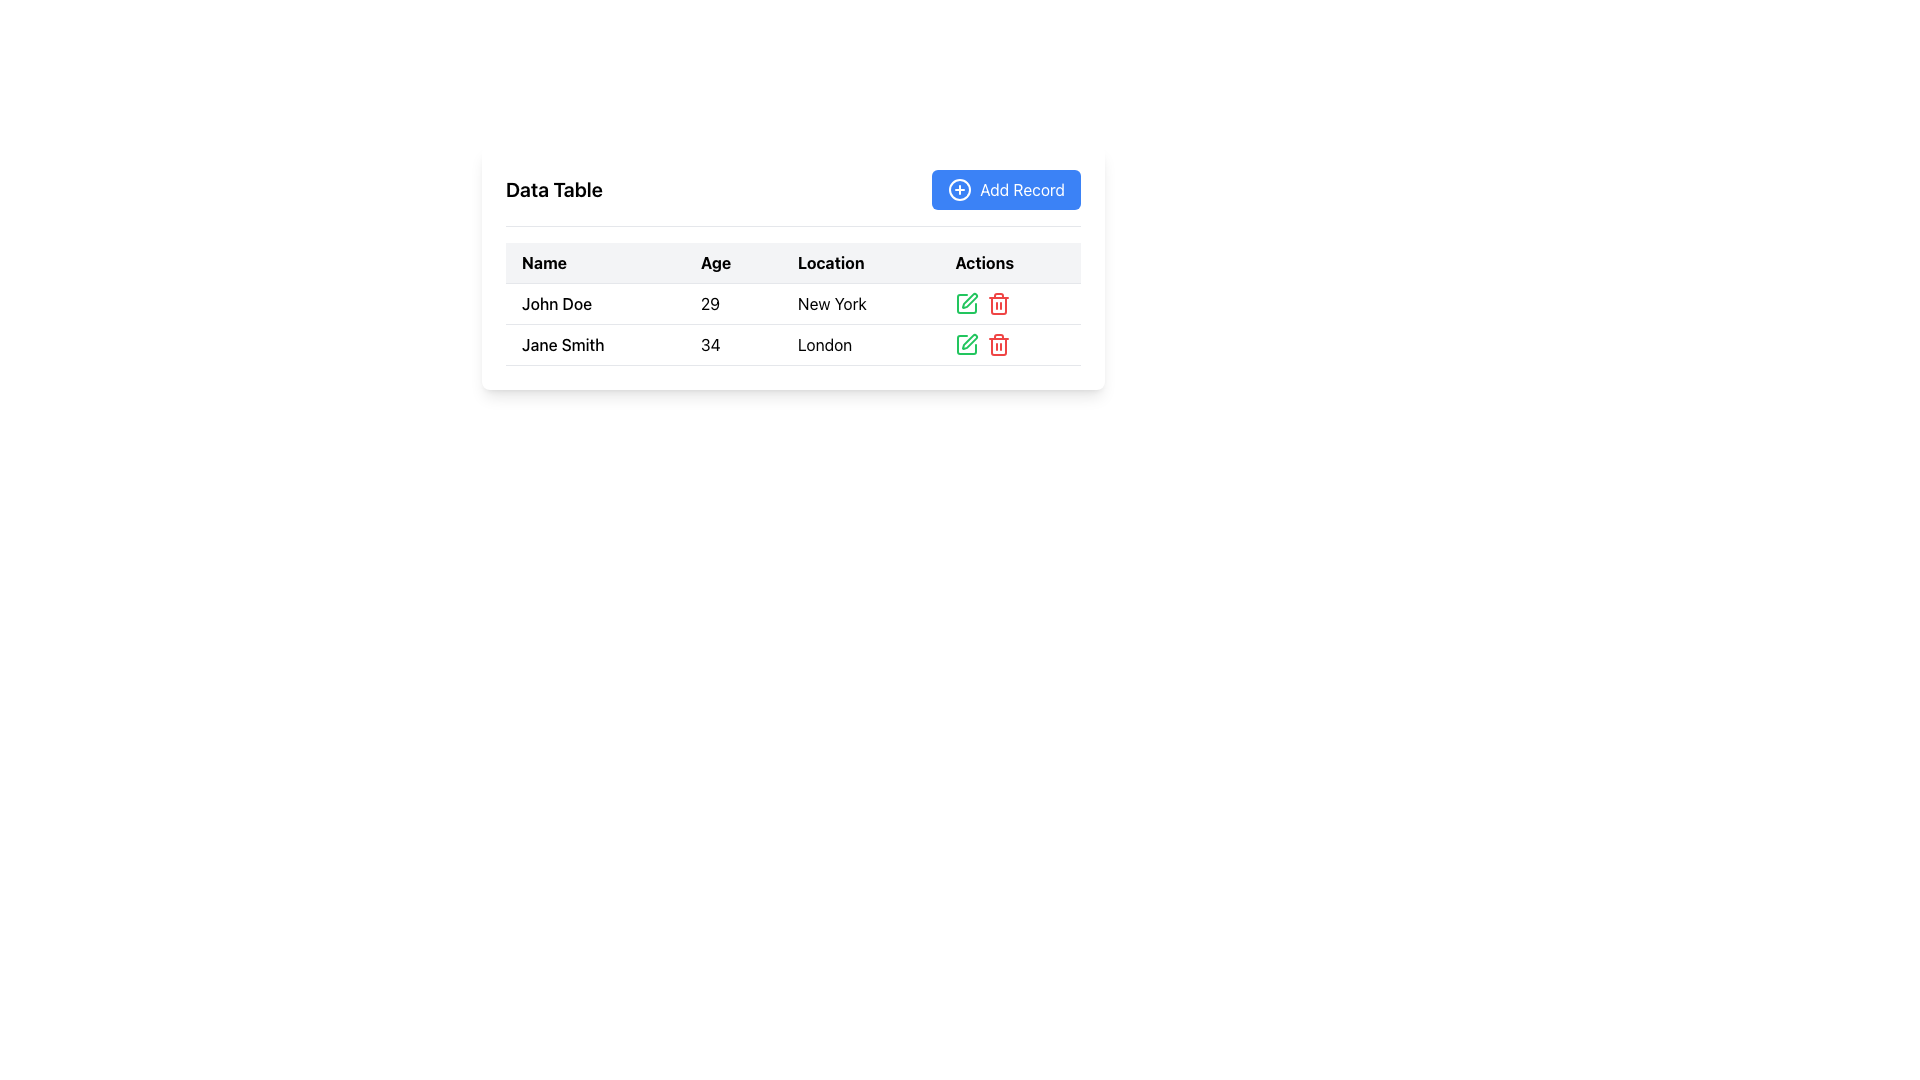 This screenshot has height=1080, width=1920. Describe the element at coordinates (969, 341) in the screenshot. I see `the edit button located in the actions column of the second row in the data table to modify the details of the record for 'Jane Smith'` at that location.